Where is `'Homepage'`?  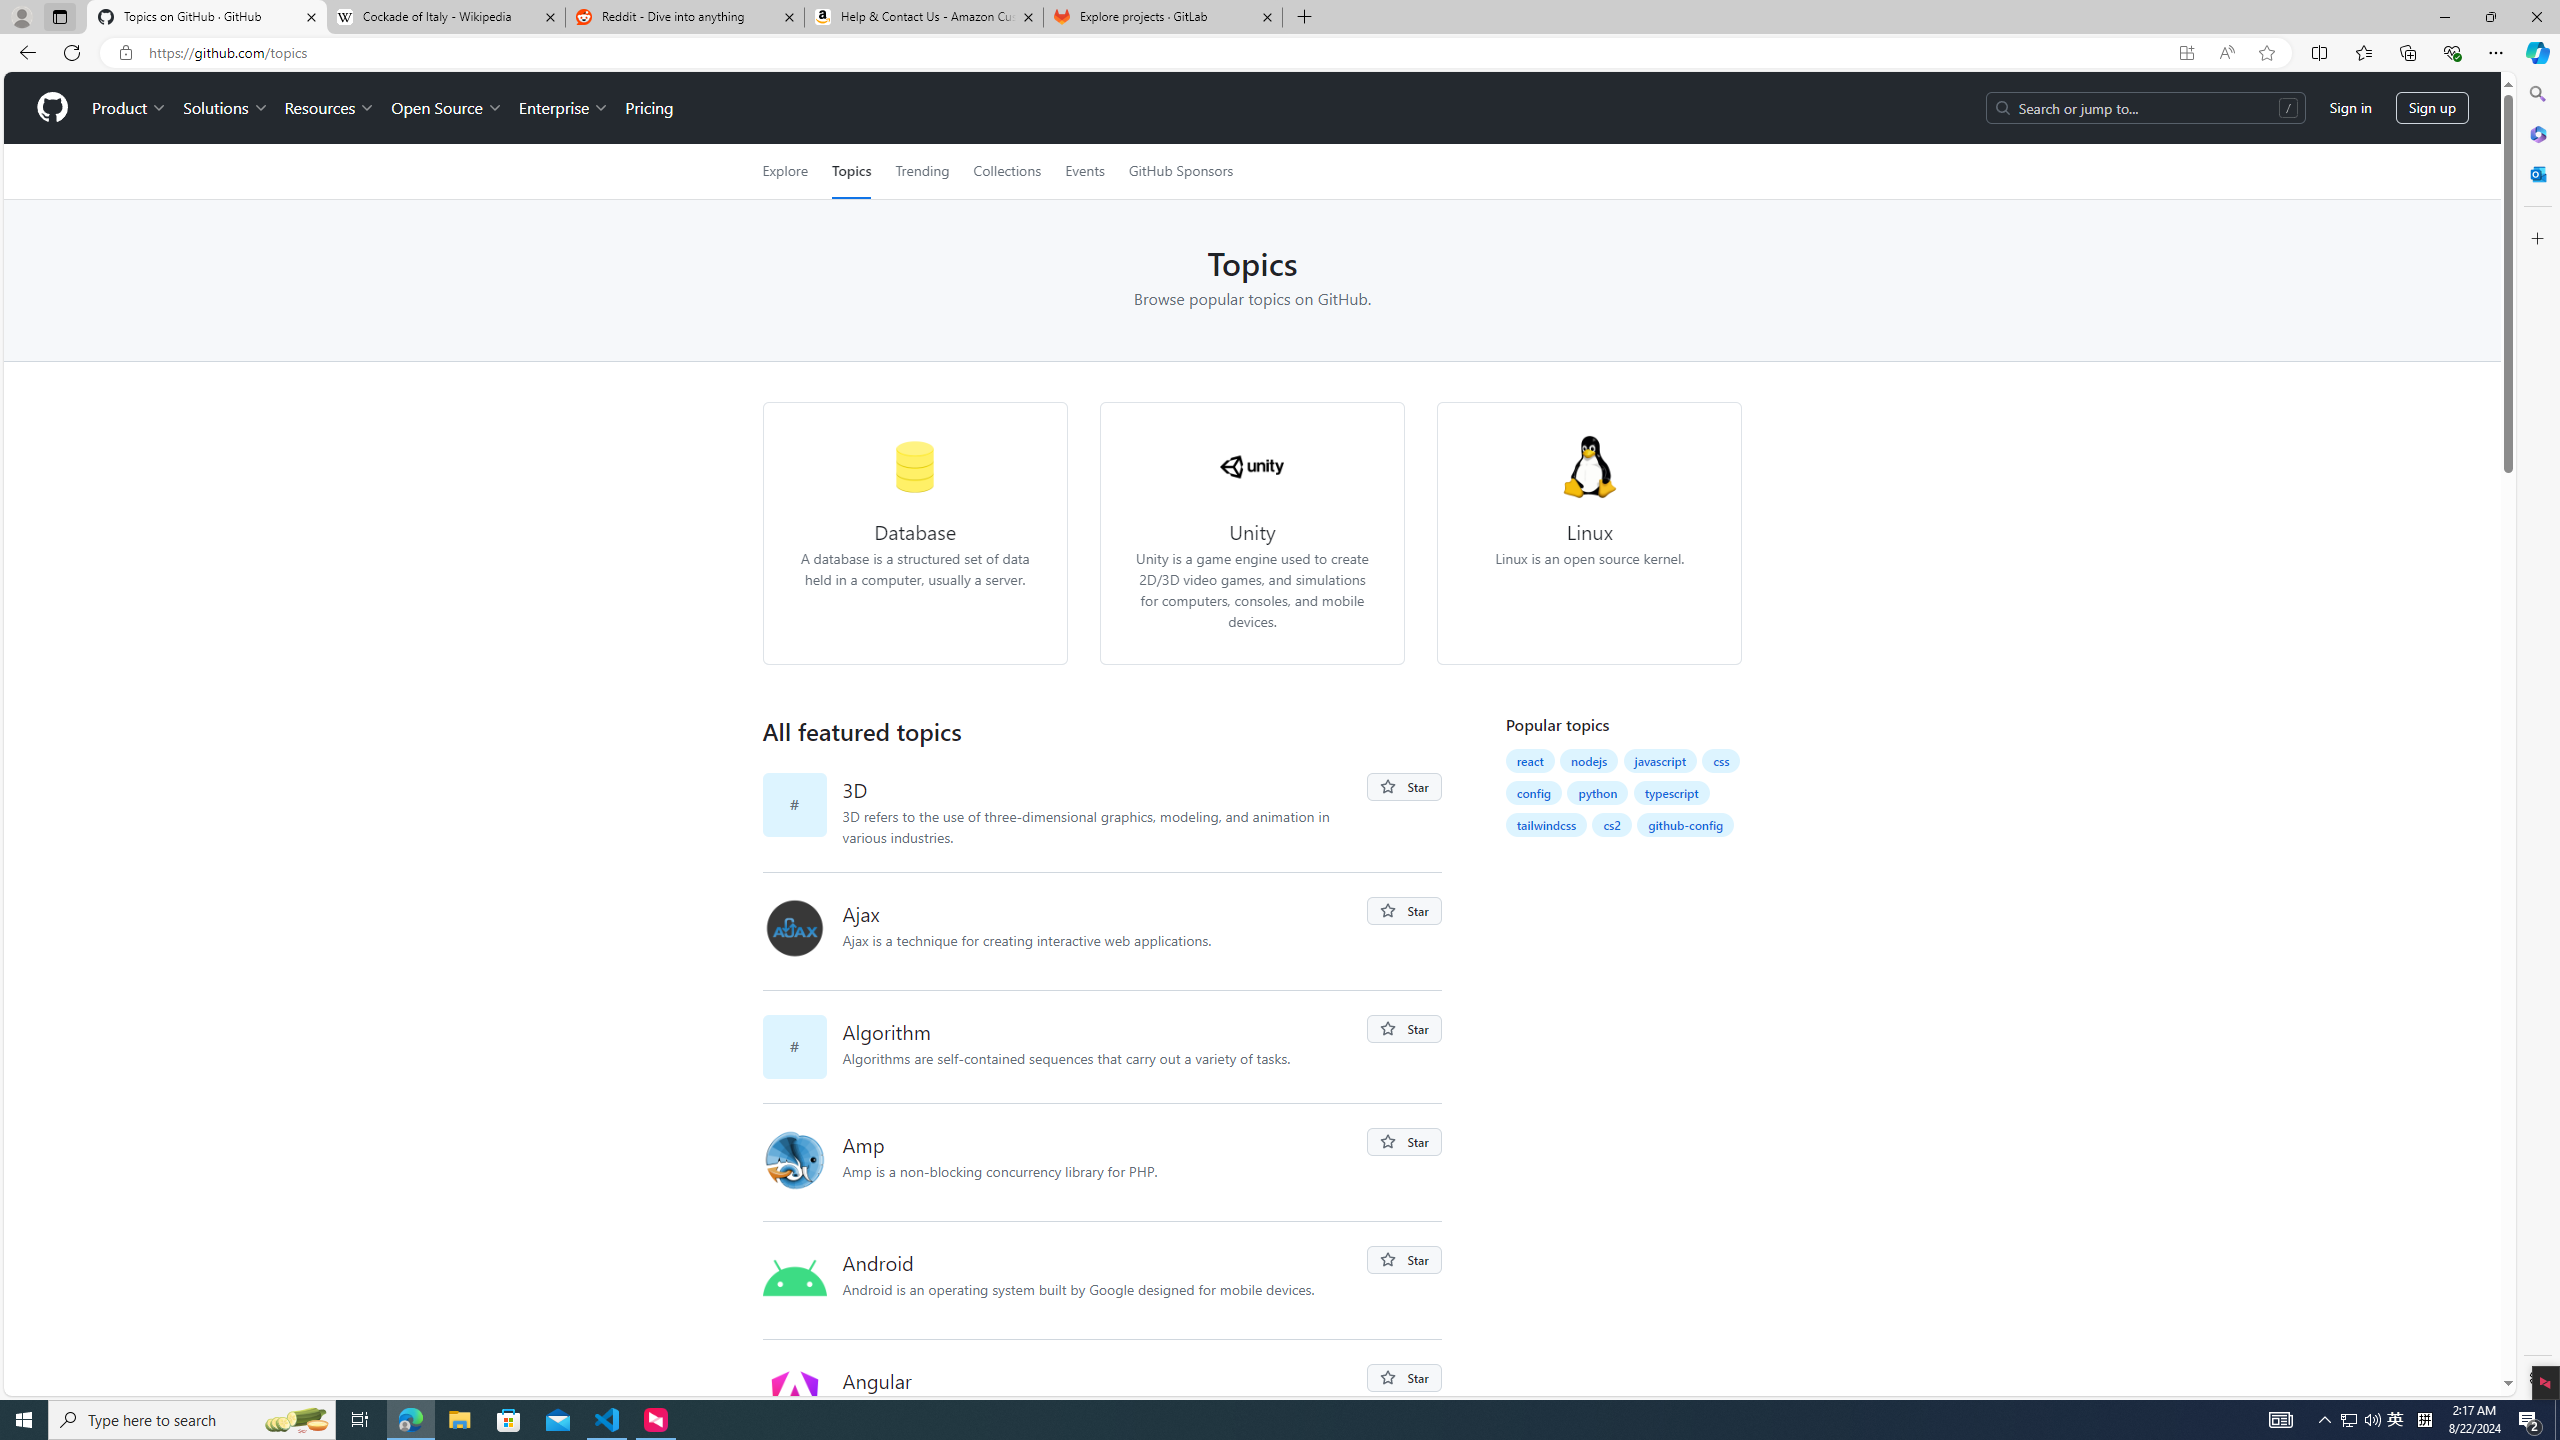
'Homepage' is located at coordinates (52, 107).